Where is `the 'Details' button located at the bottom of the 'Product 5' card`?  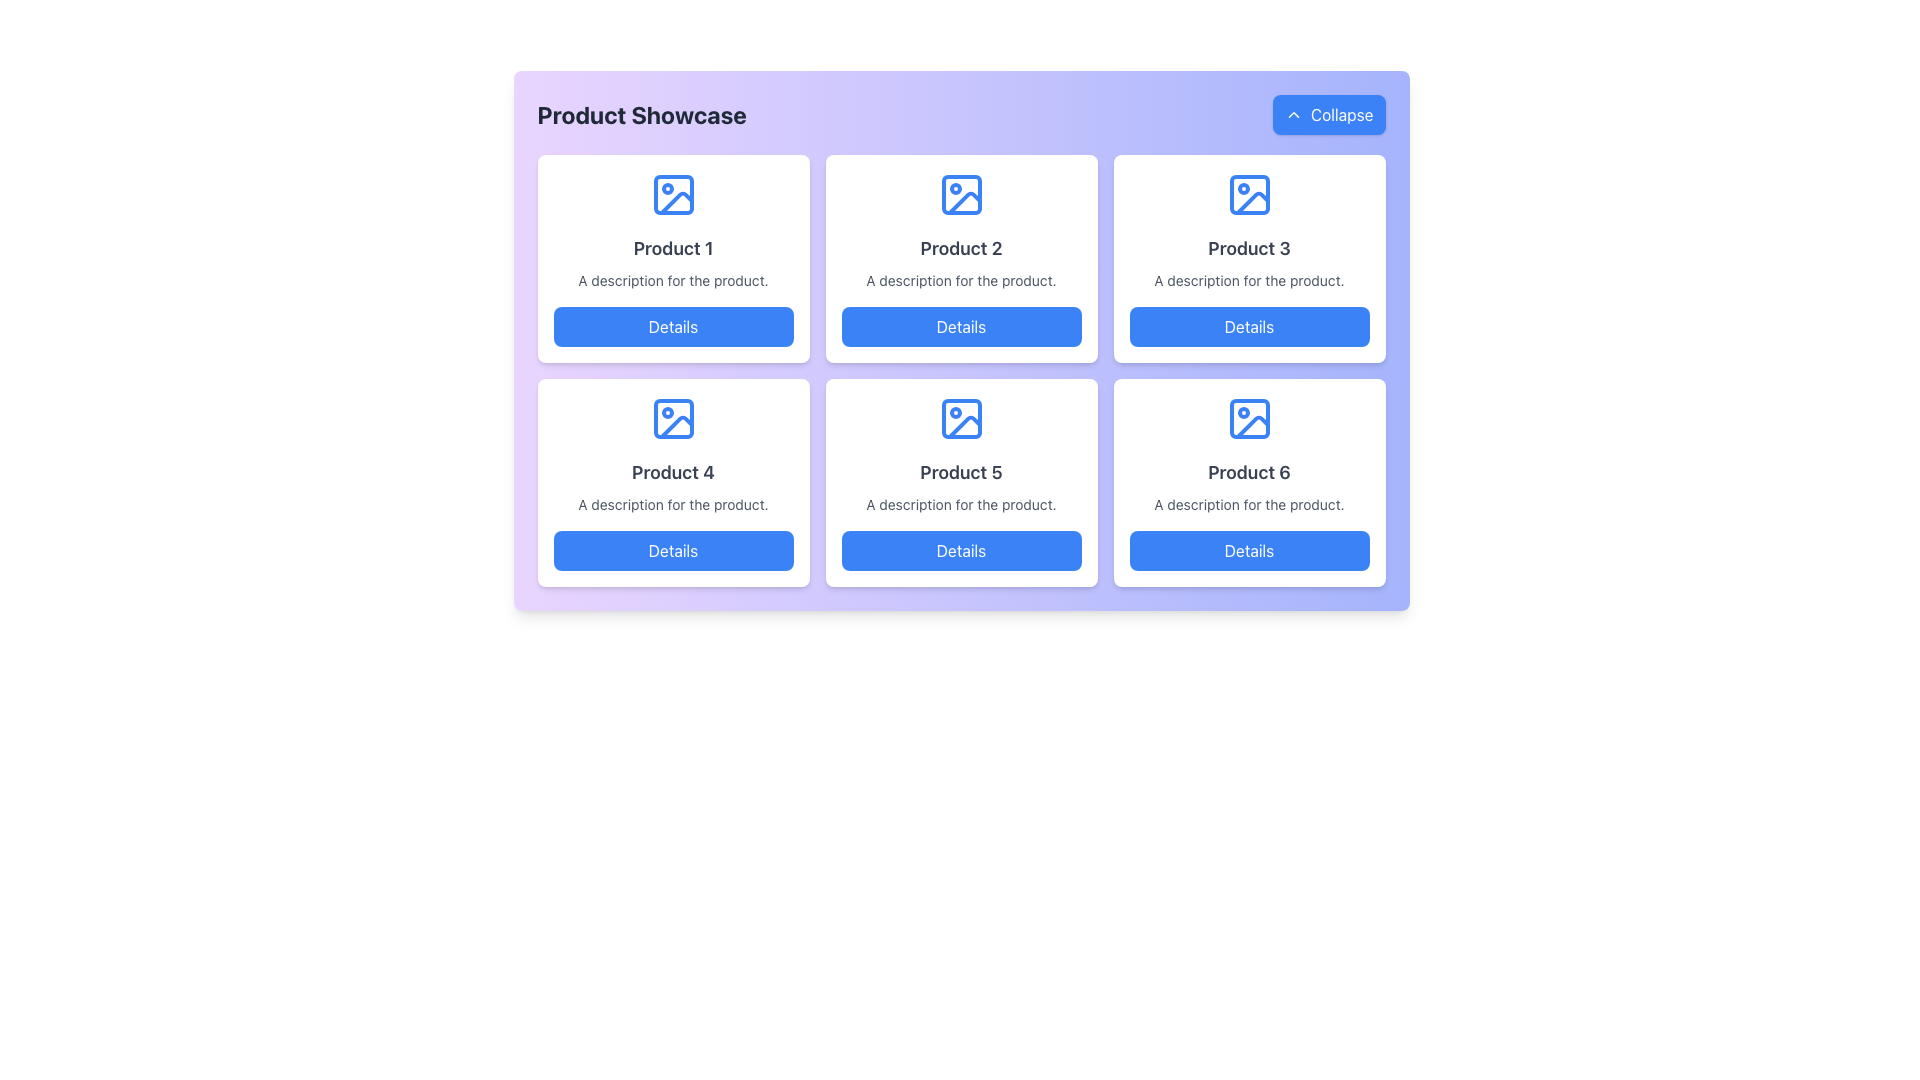
the 'Details' button located at the bottom of the 'Product 5' card is located at coordinates (961, 551).